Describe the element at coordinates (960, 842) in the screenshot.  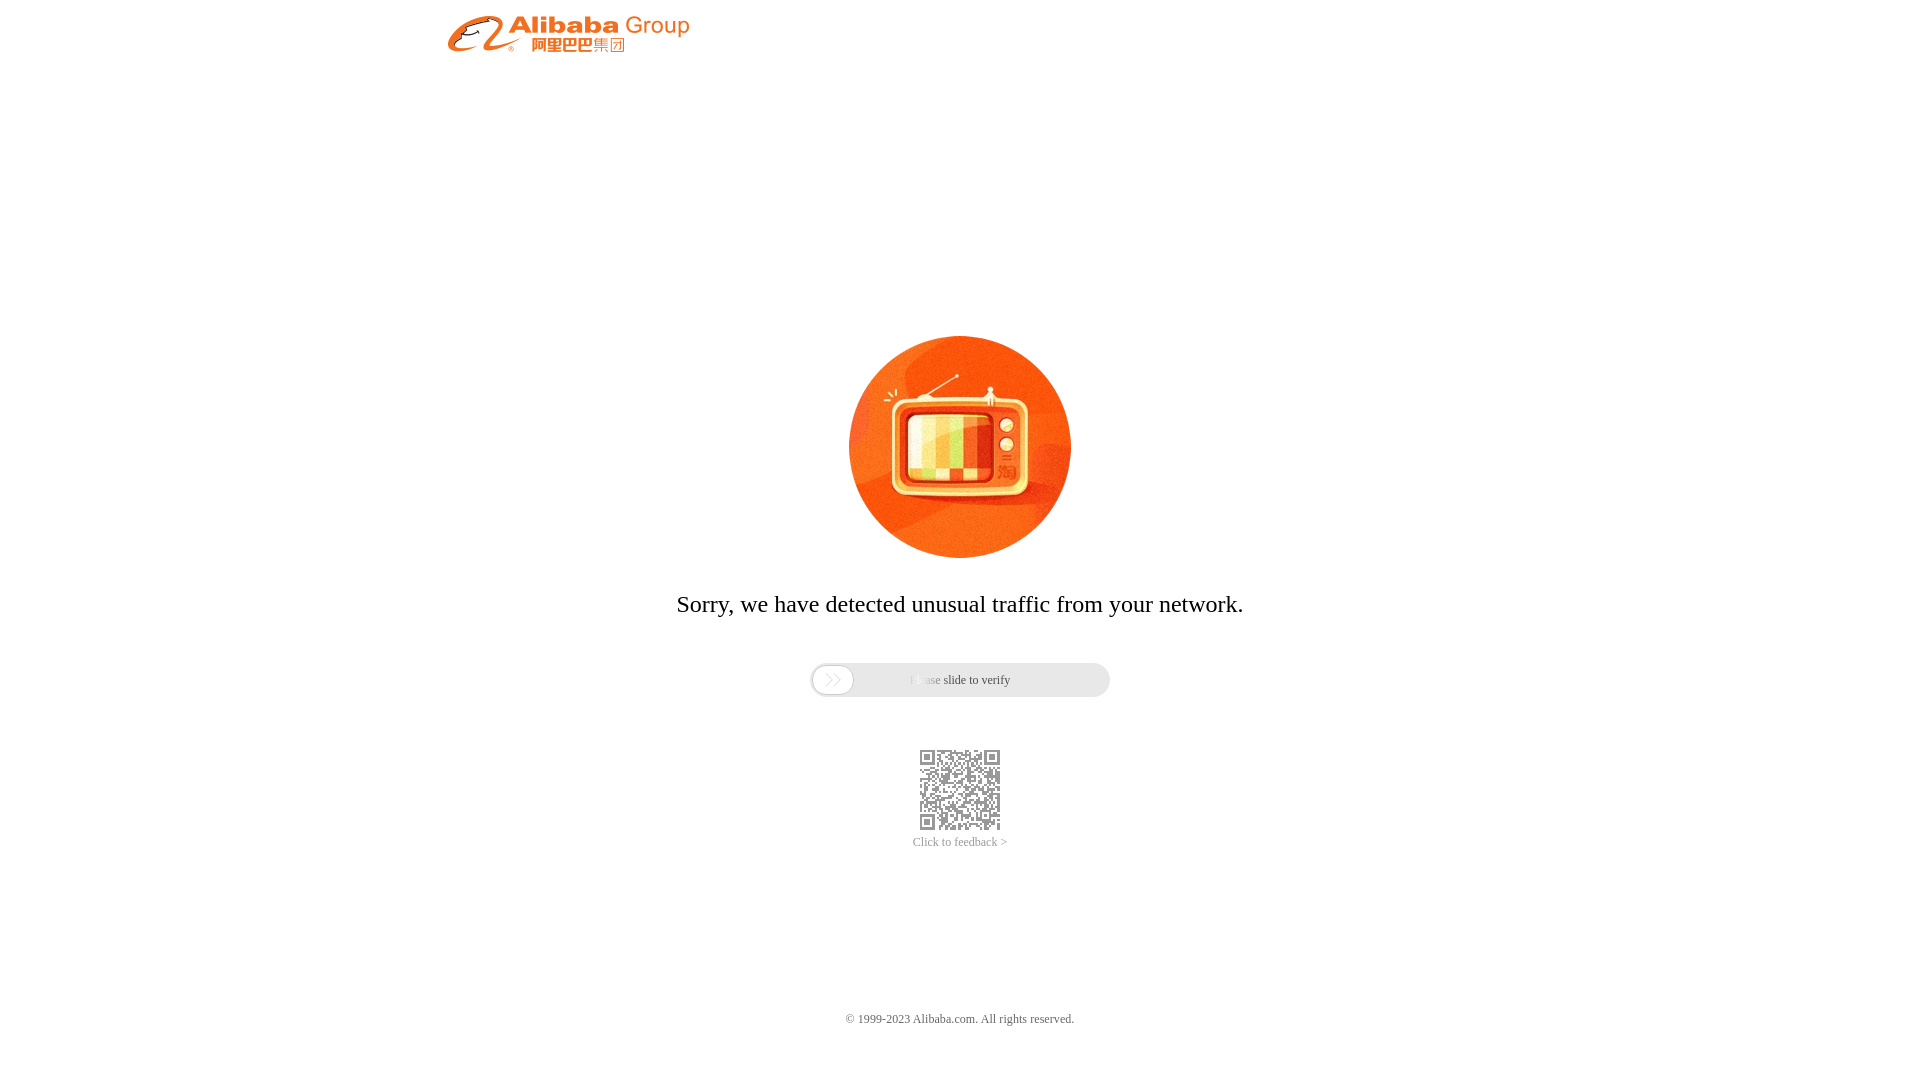
I see `'Click to feedback >'` at that location.